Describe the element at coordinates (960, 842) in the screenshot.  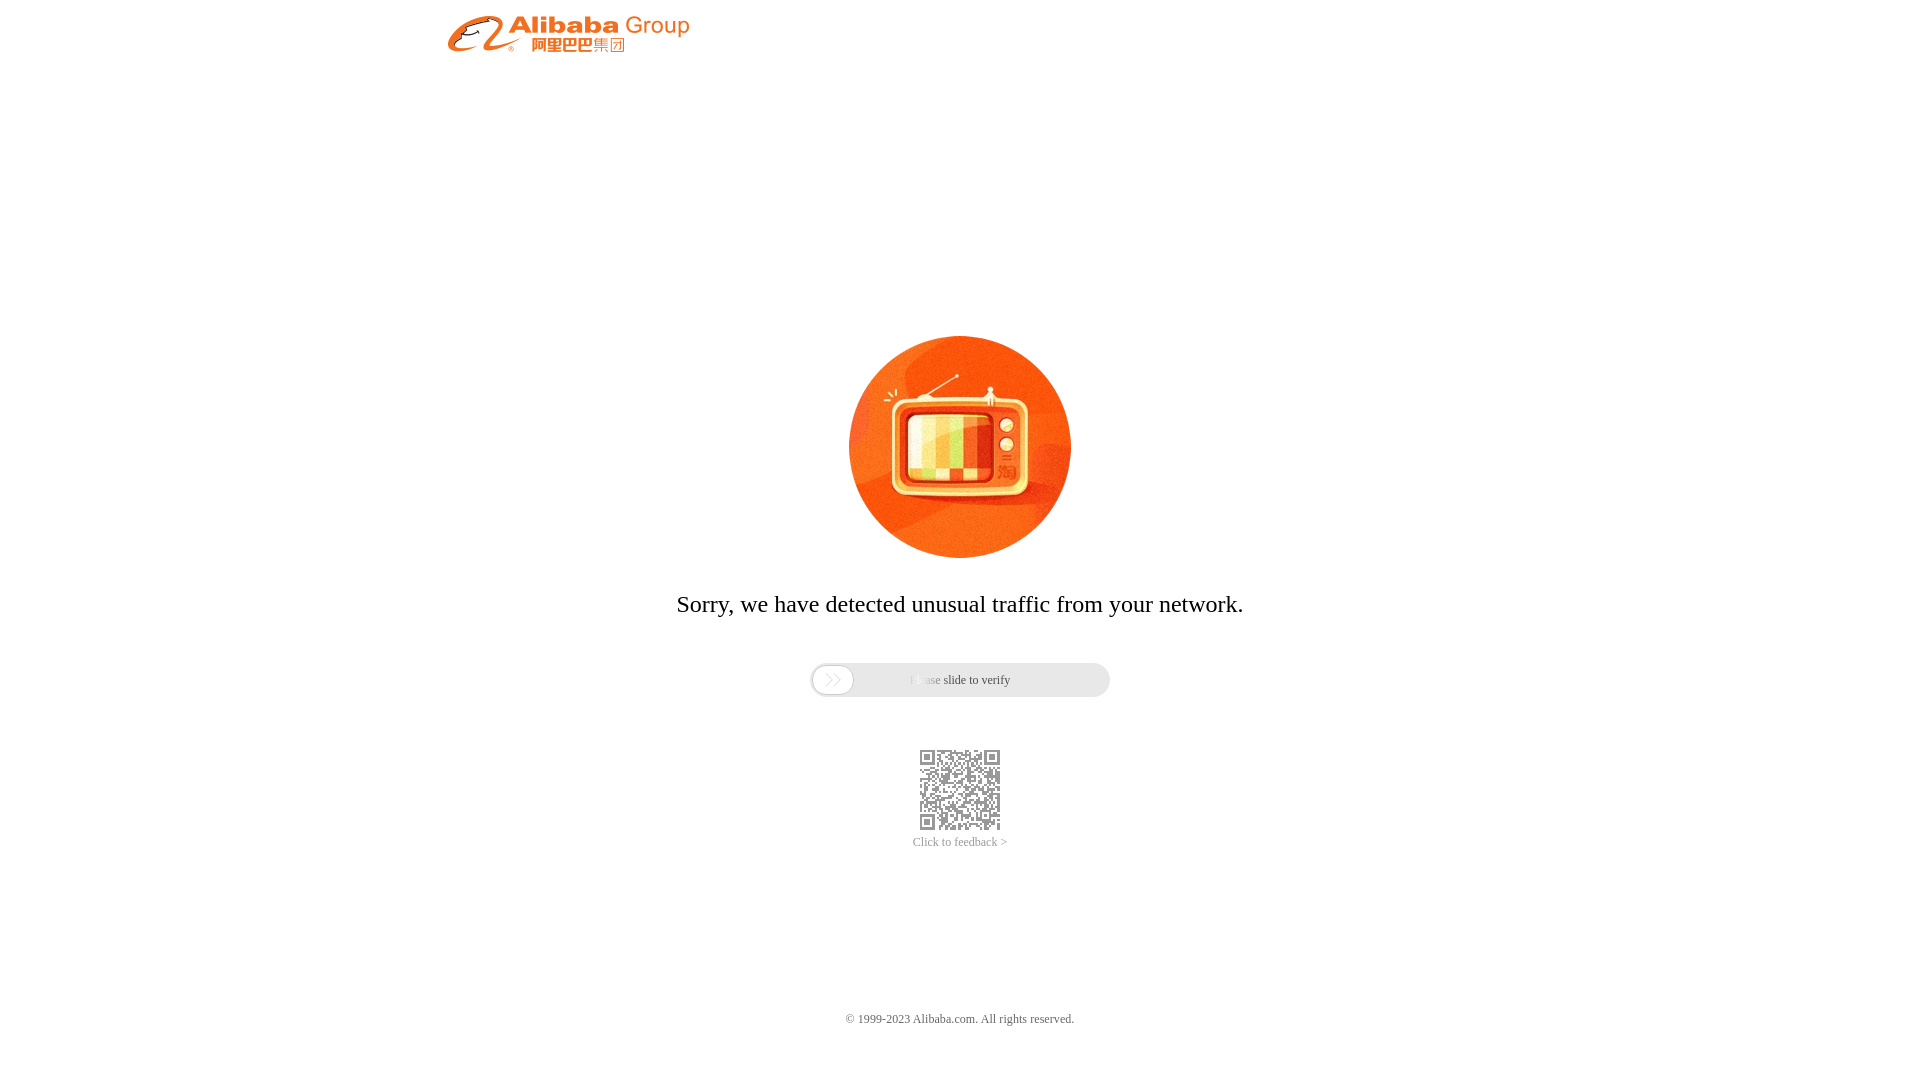
I see `'Click to feedback >'` at that location.